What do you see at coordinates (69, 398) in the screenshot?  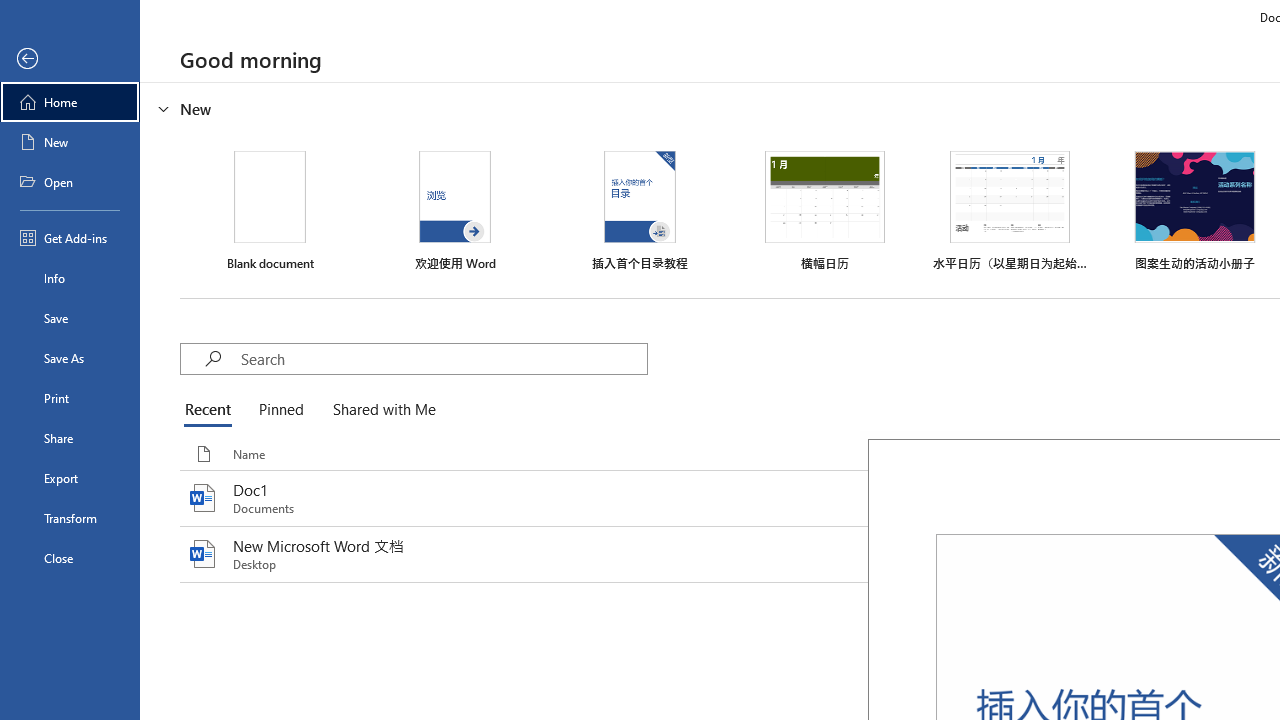 I see `'Print'` at bounding box center [69, 398].